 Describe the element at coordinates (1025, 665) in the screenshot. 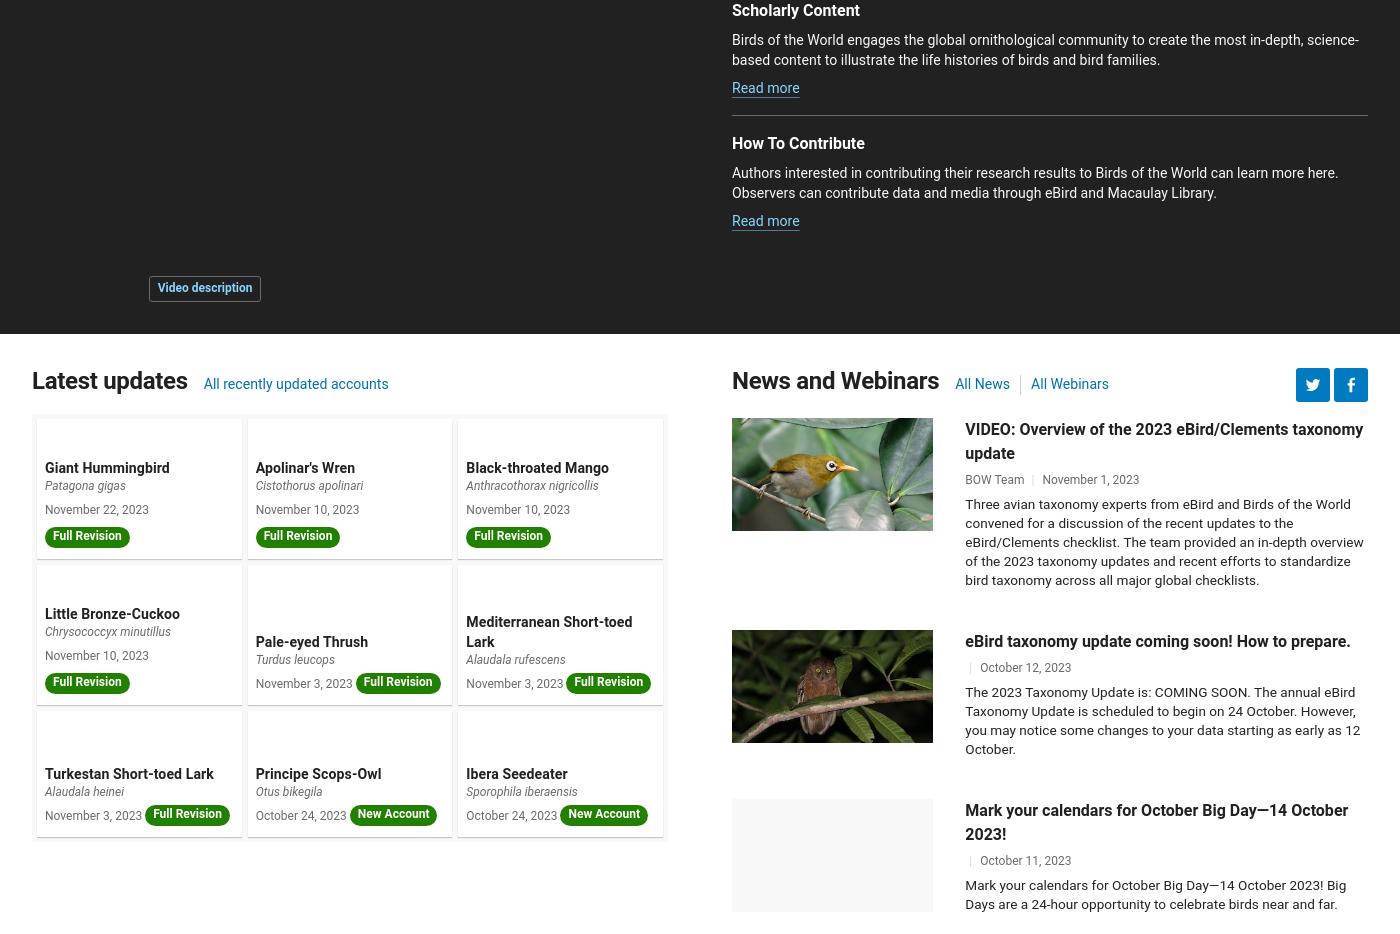

I see `'October 12, 2023'` at that location.